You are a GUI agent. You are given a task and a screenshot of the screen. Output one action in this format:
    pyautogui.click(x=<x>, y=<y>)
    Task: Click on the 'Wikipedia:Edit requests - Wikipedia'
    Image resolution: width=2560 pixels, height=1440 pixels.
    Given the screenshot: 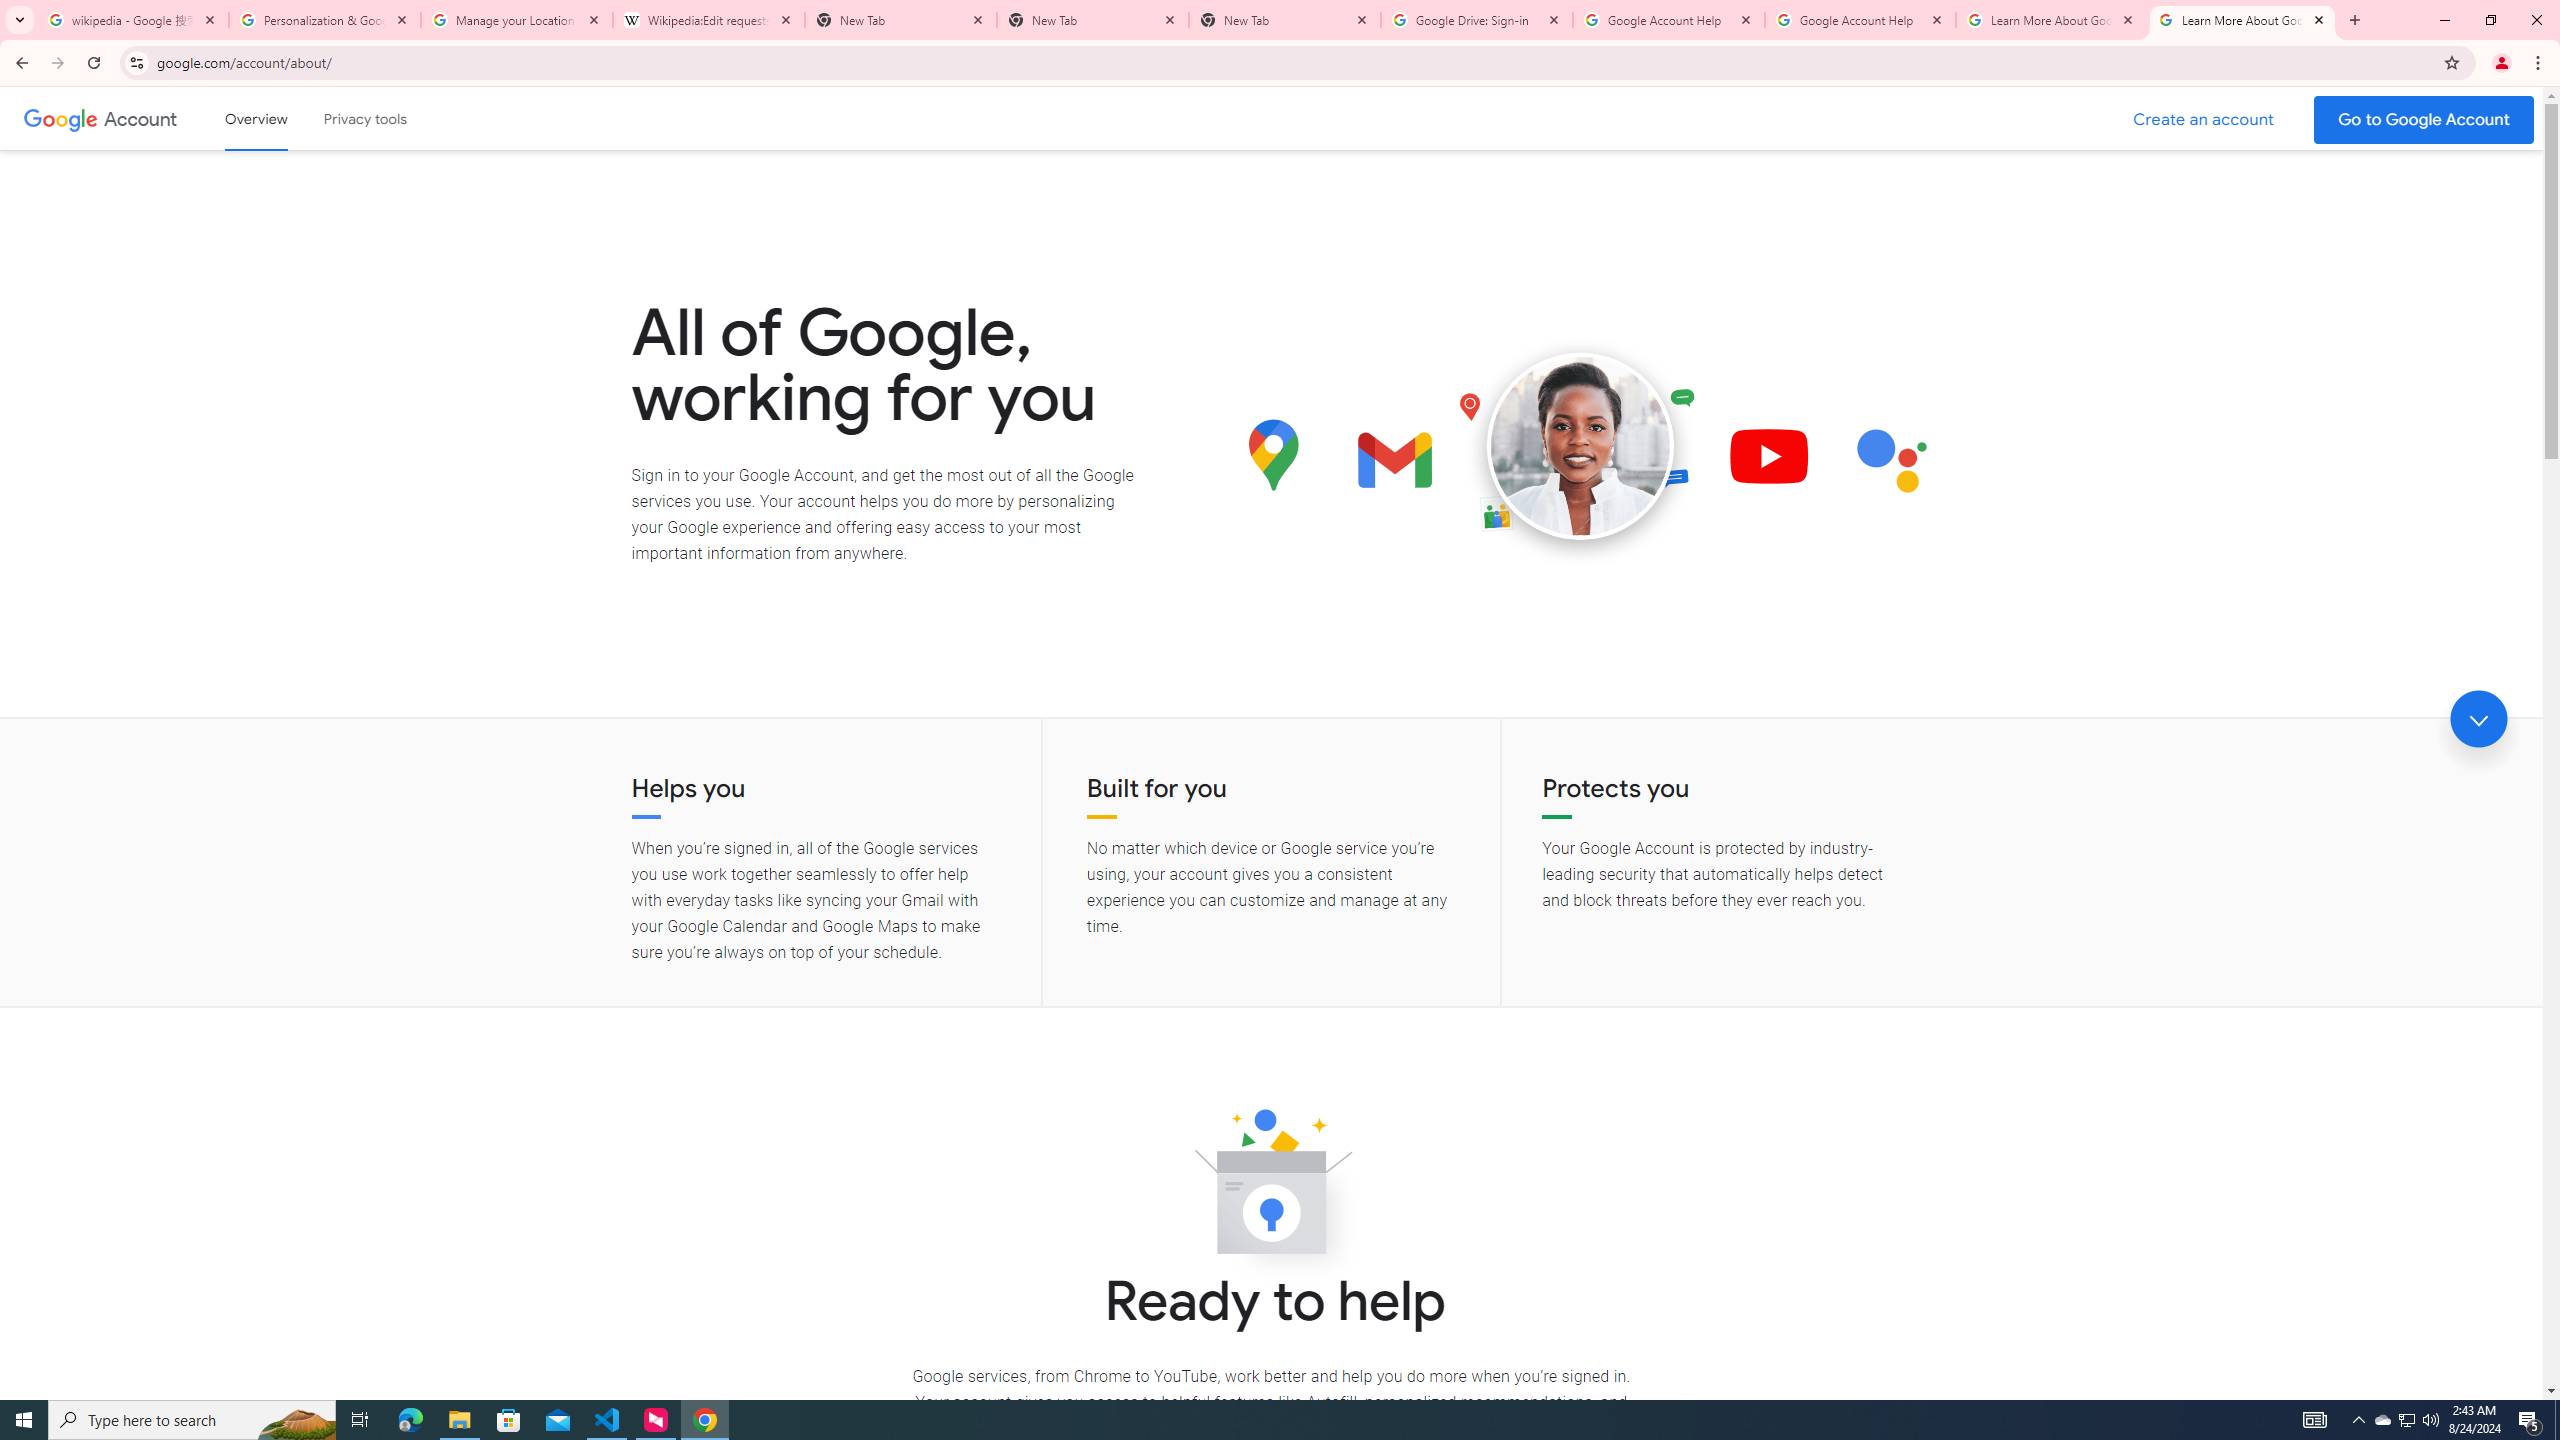 What is the action you would take?
    pyautogui.click(x=709, y=19)
    